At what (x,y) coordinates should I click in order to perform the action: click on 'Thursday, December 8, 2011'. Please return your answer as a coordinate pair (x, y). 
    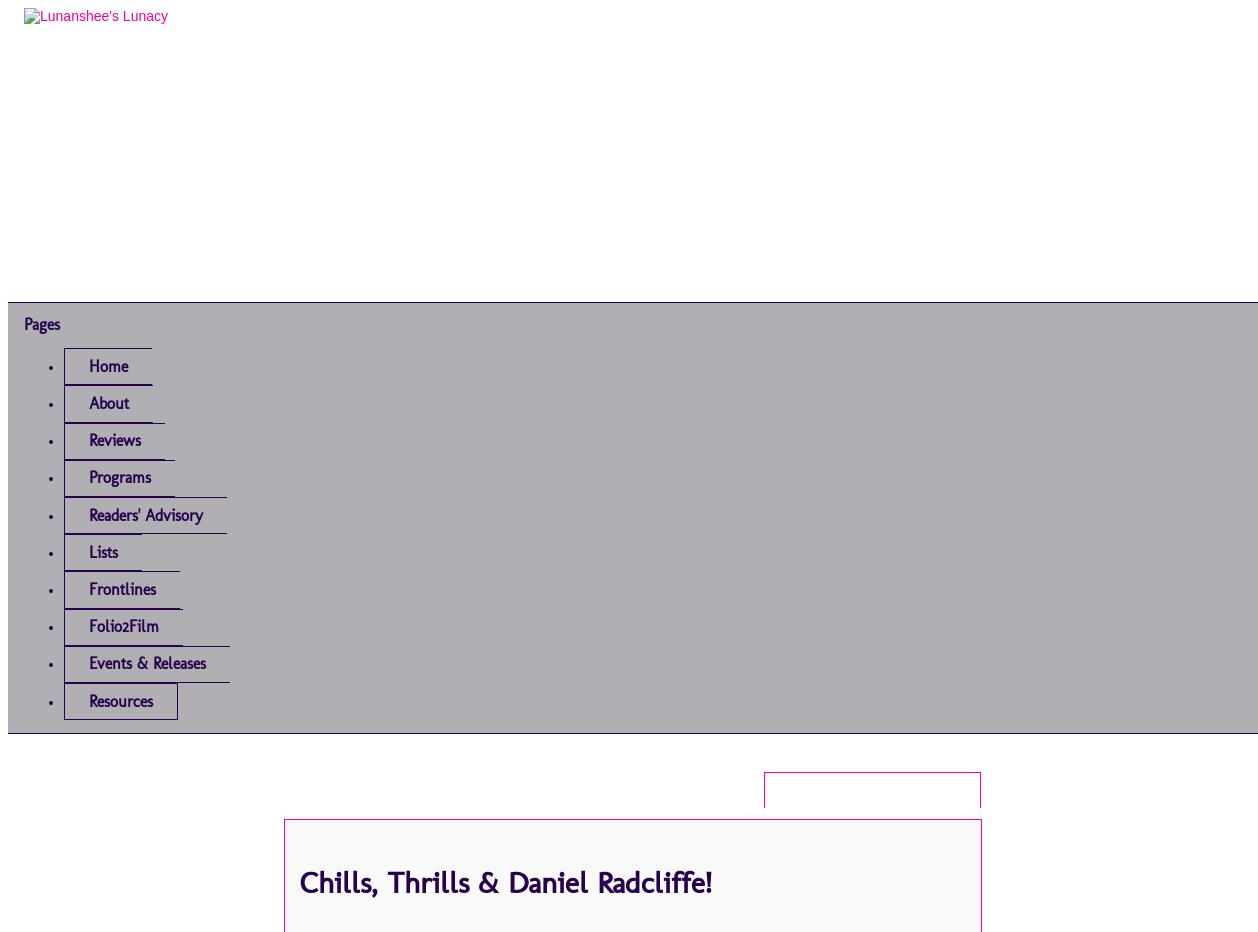
    Looking at the image, I should click on (872, 790).